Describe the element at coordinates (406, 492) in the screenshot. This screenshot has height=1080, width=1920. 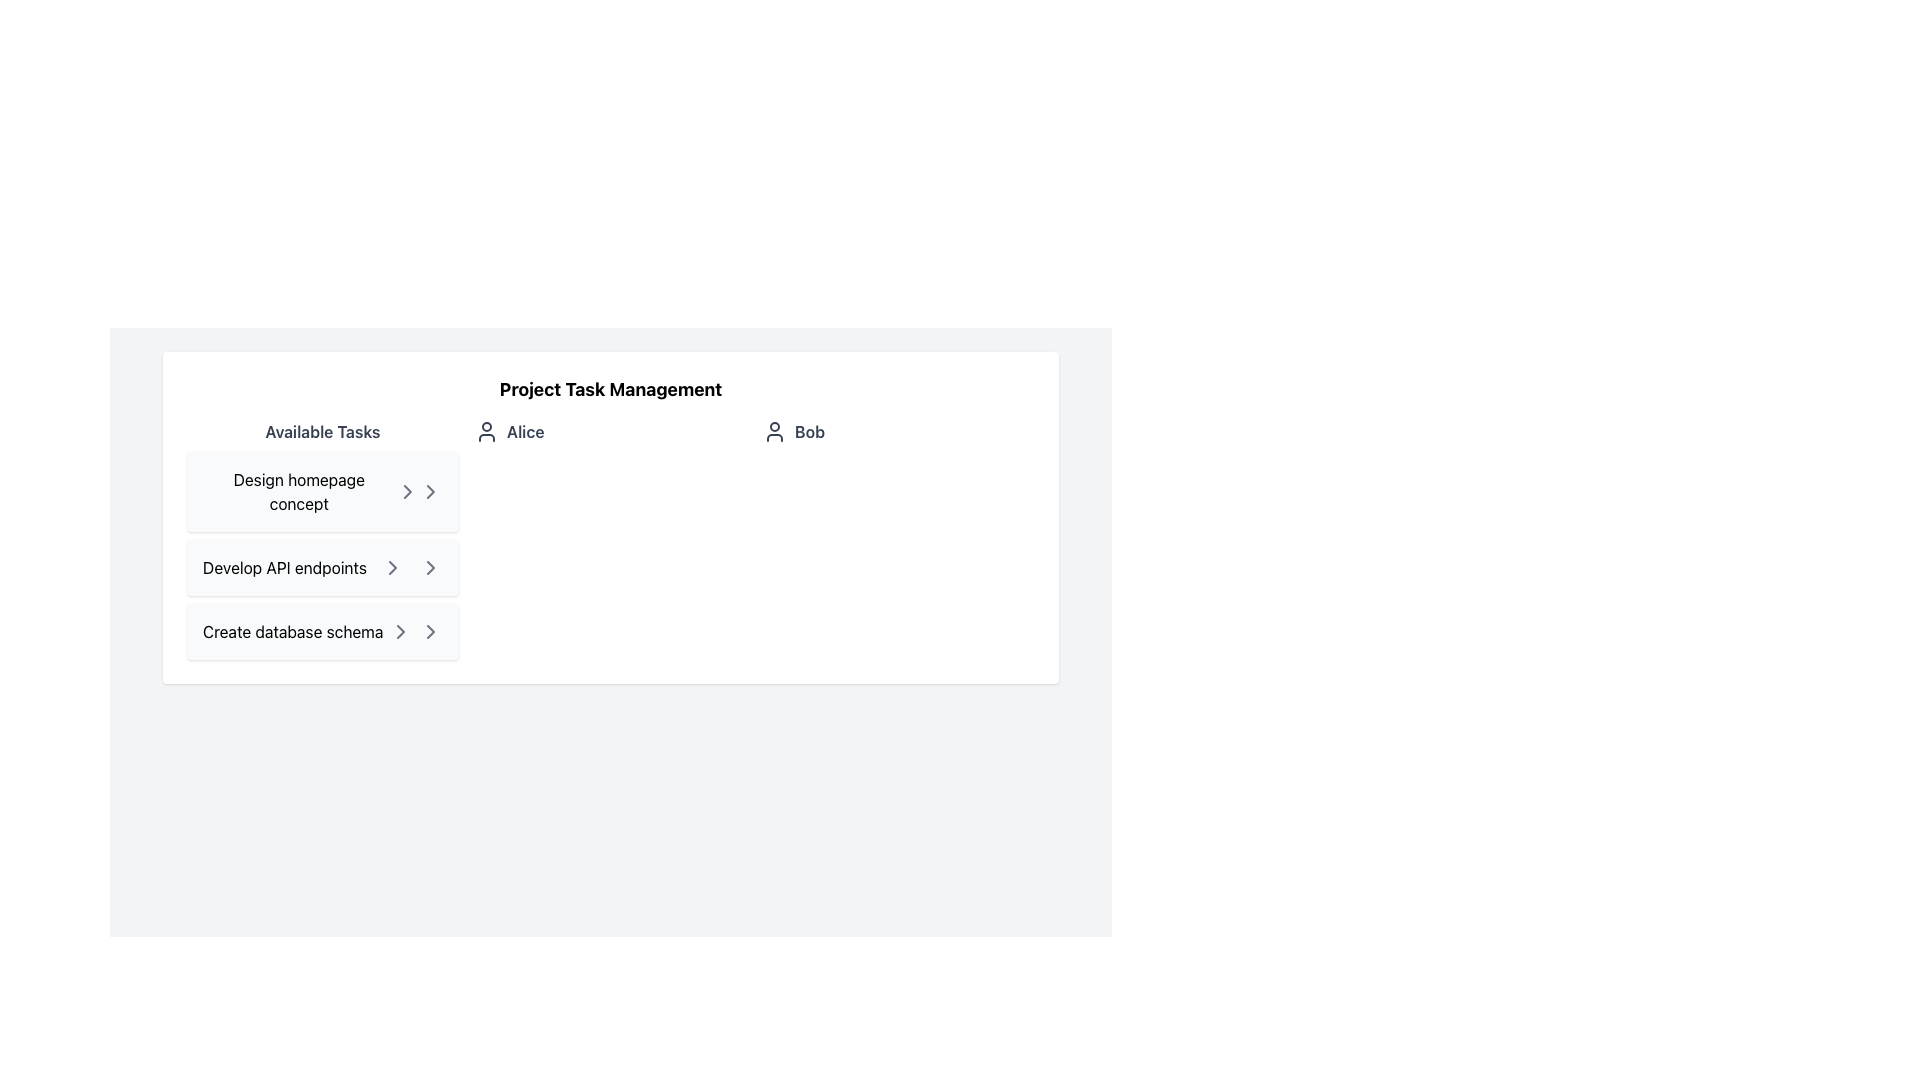
I see `the navigation icon, which is a chevron located on the far-right side of the list item labeled 'Design homepage concept' under the 'Available Tasks' section` at that location.